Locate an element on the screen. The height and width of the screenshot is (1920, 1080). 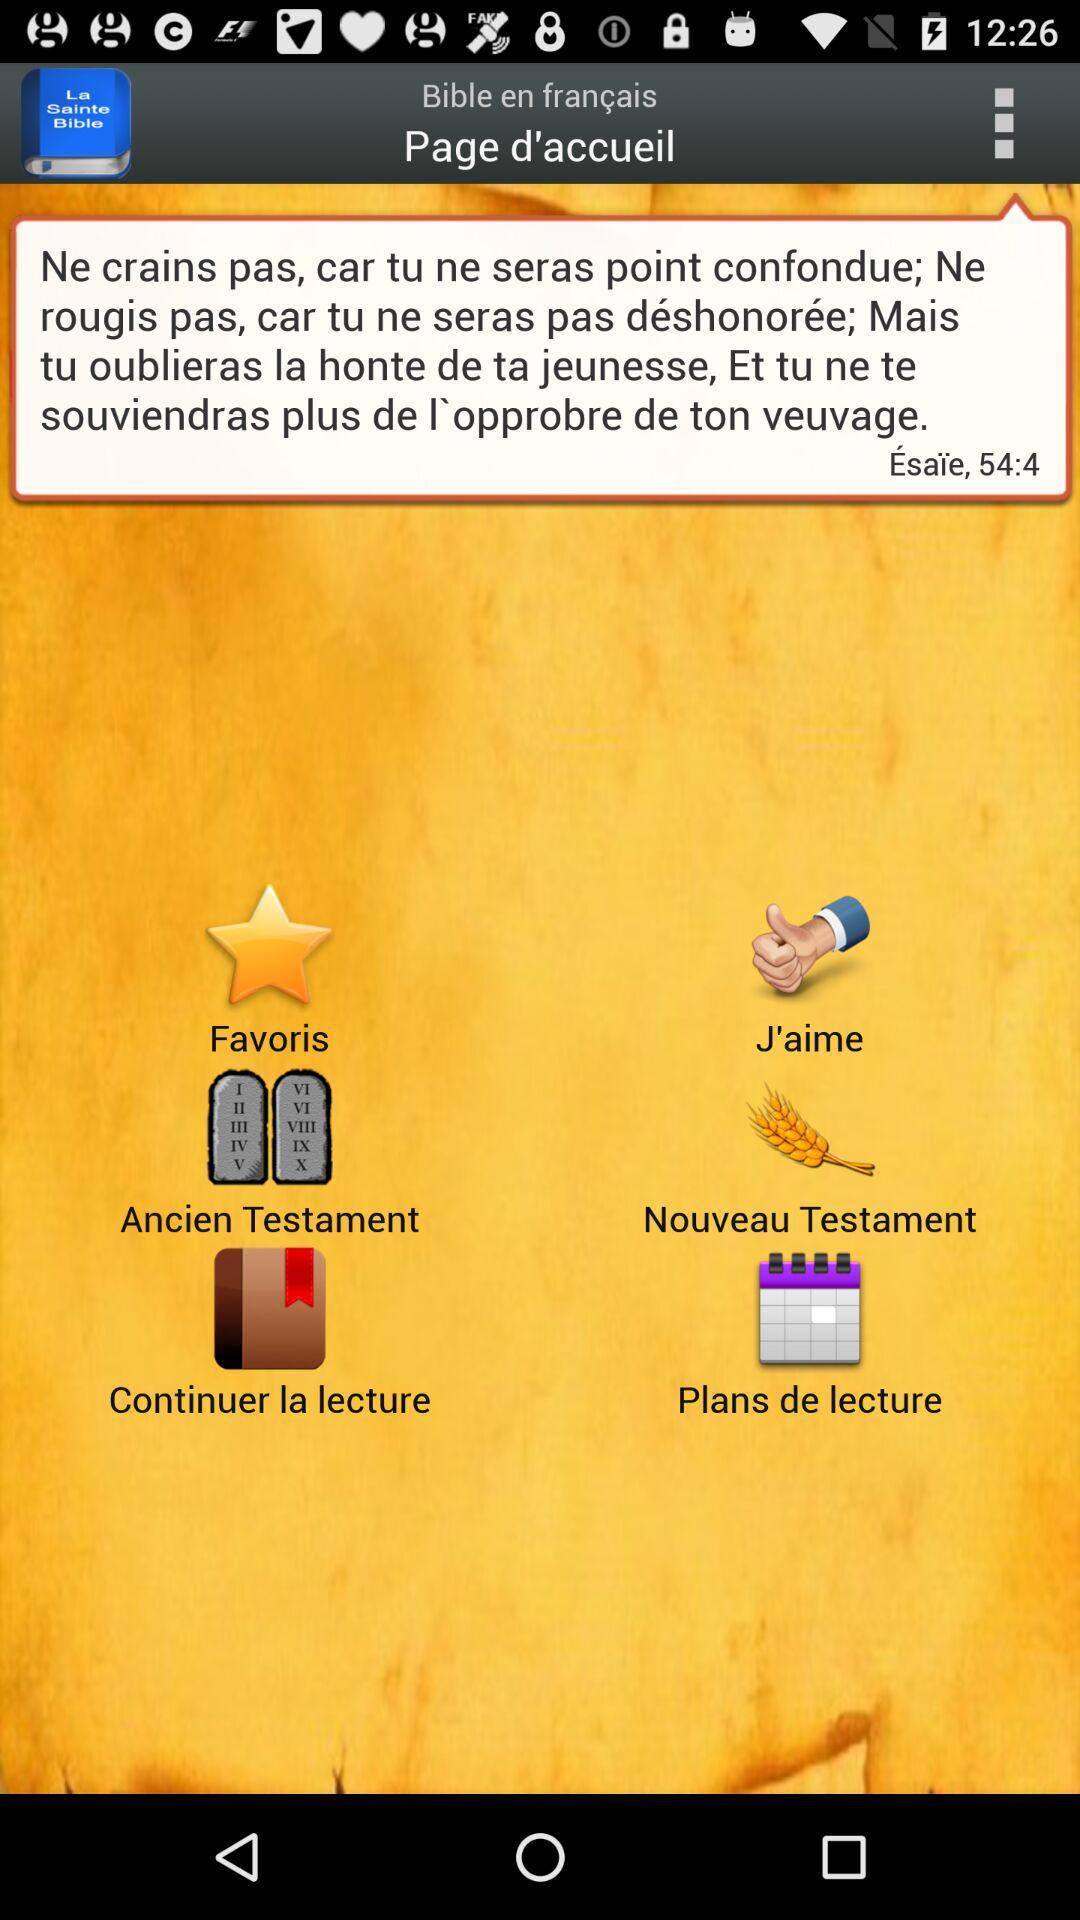
load the learning function is located at coordinates (268, 1308).